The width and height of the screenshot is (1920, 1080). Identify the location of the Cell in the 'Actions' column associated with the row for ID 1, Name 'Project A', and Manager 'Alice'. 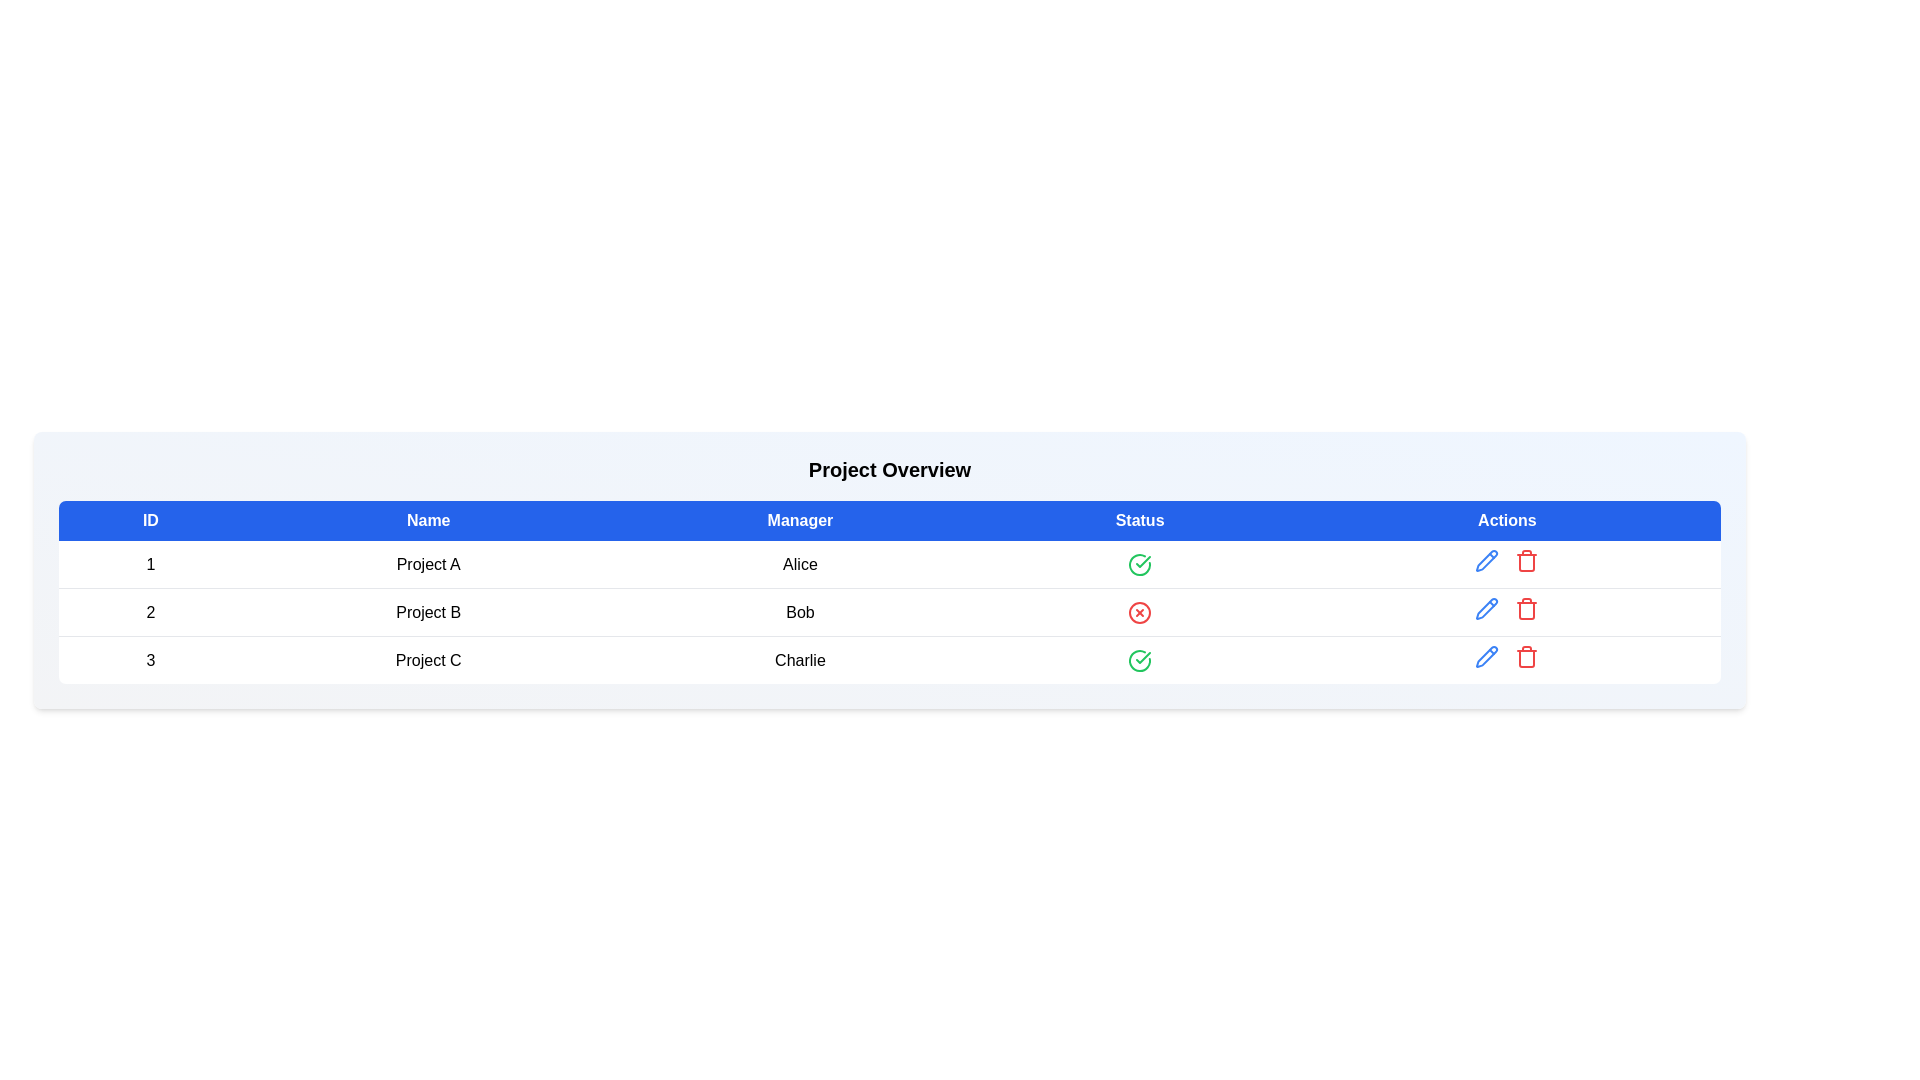
(1507, 564).